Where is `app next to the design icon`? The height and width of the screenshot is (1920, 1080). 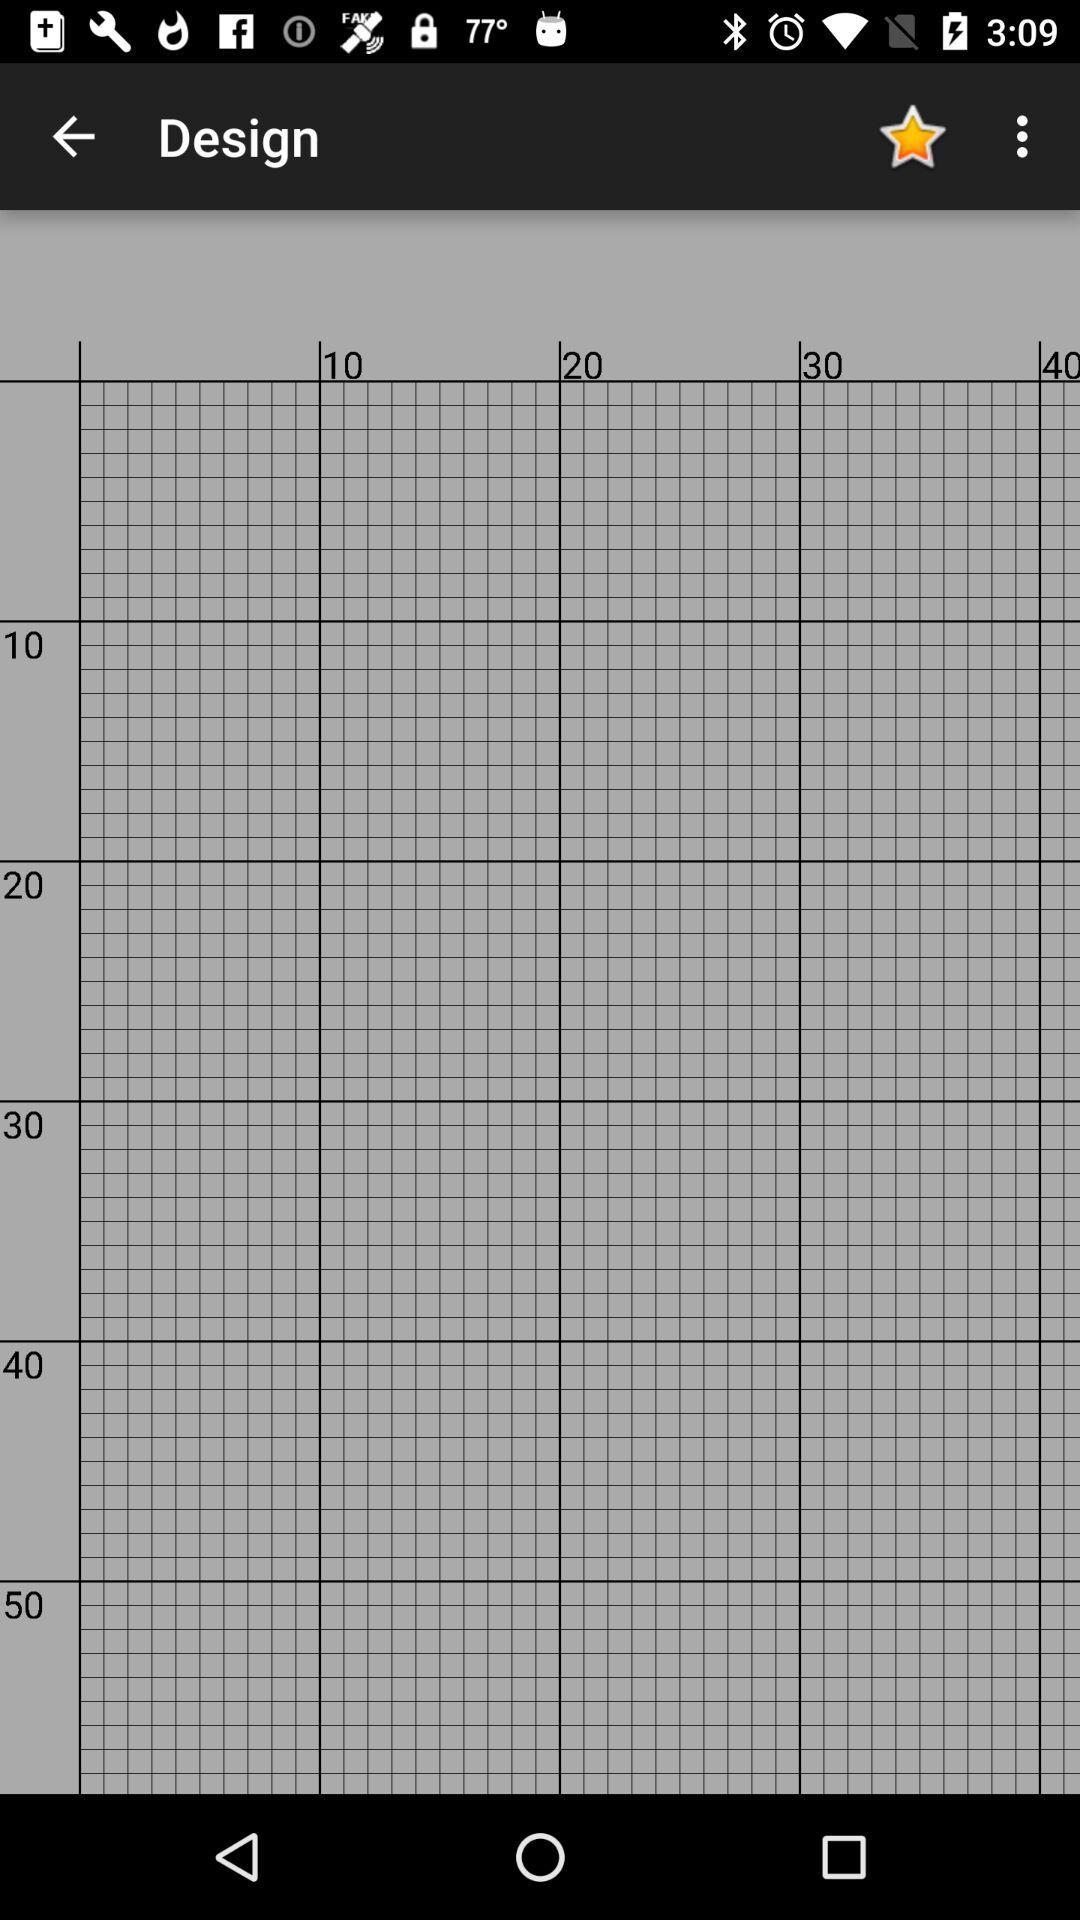 app next to the design icon is located at coordinates (911, 135).